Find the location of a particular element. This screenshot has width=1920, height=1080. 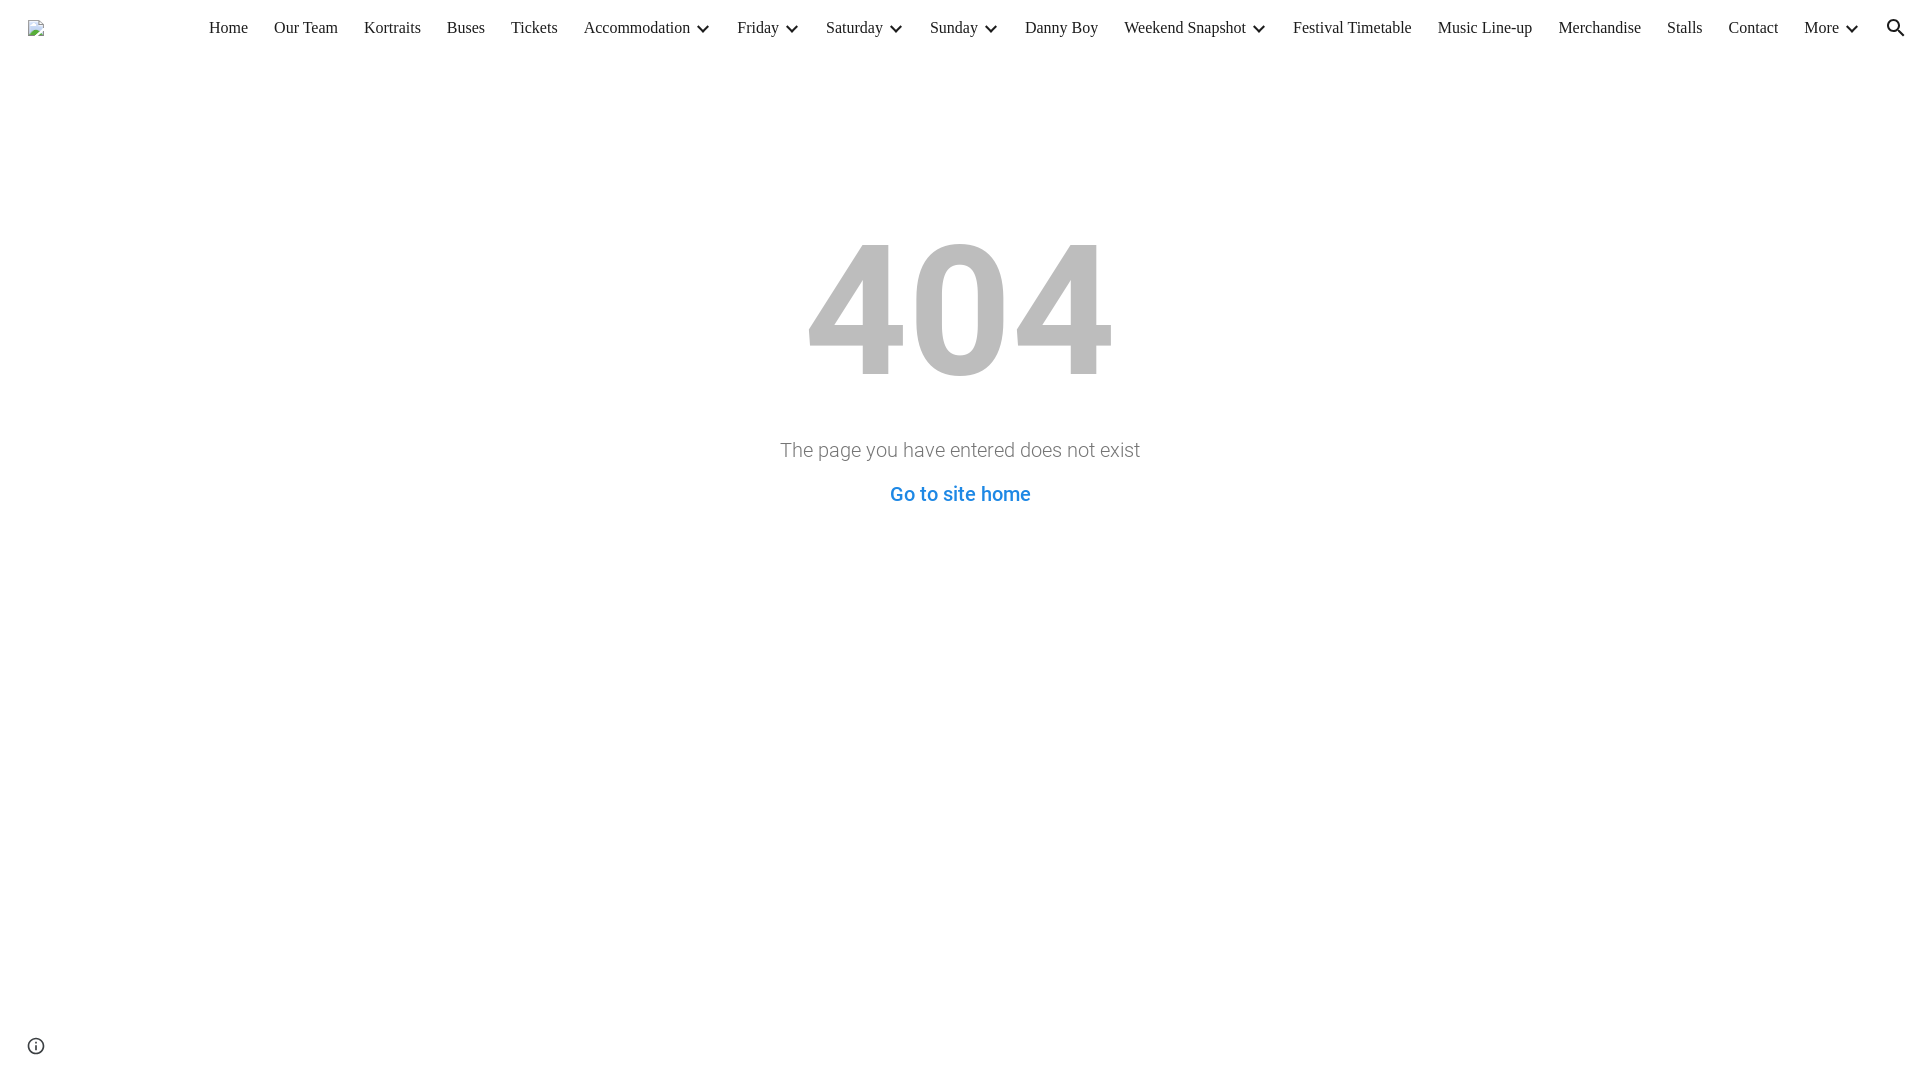

'Tickets' is located at coordinates (534, 27).